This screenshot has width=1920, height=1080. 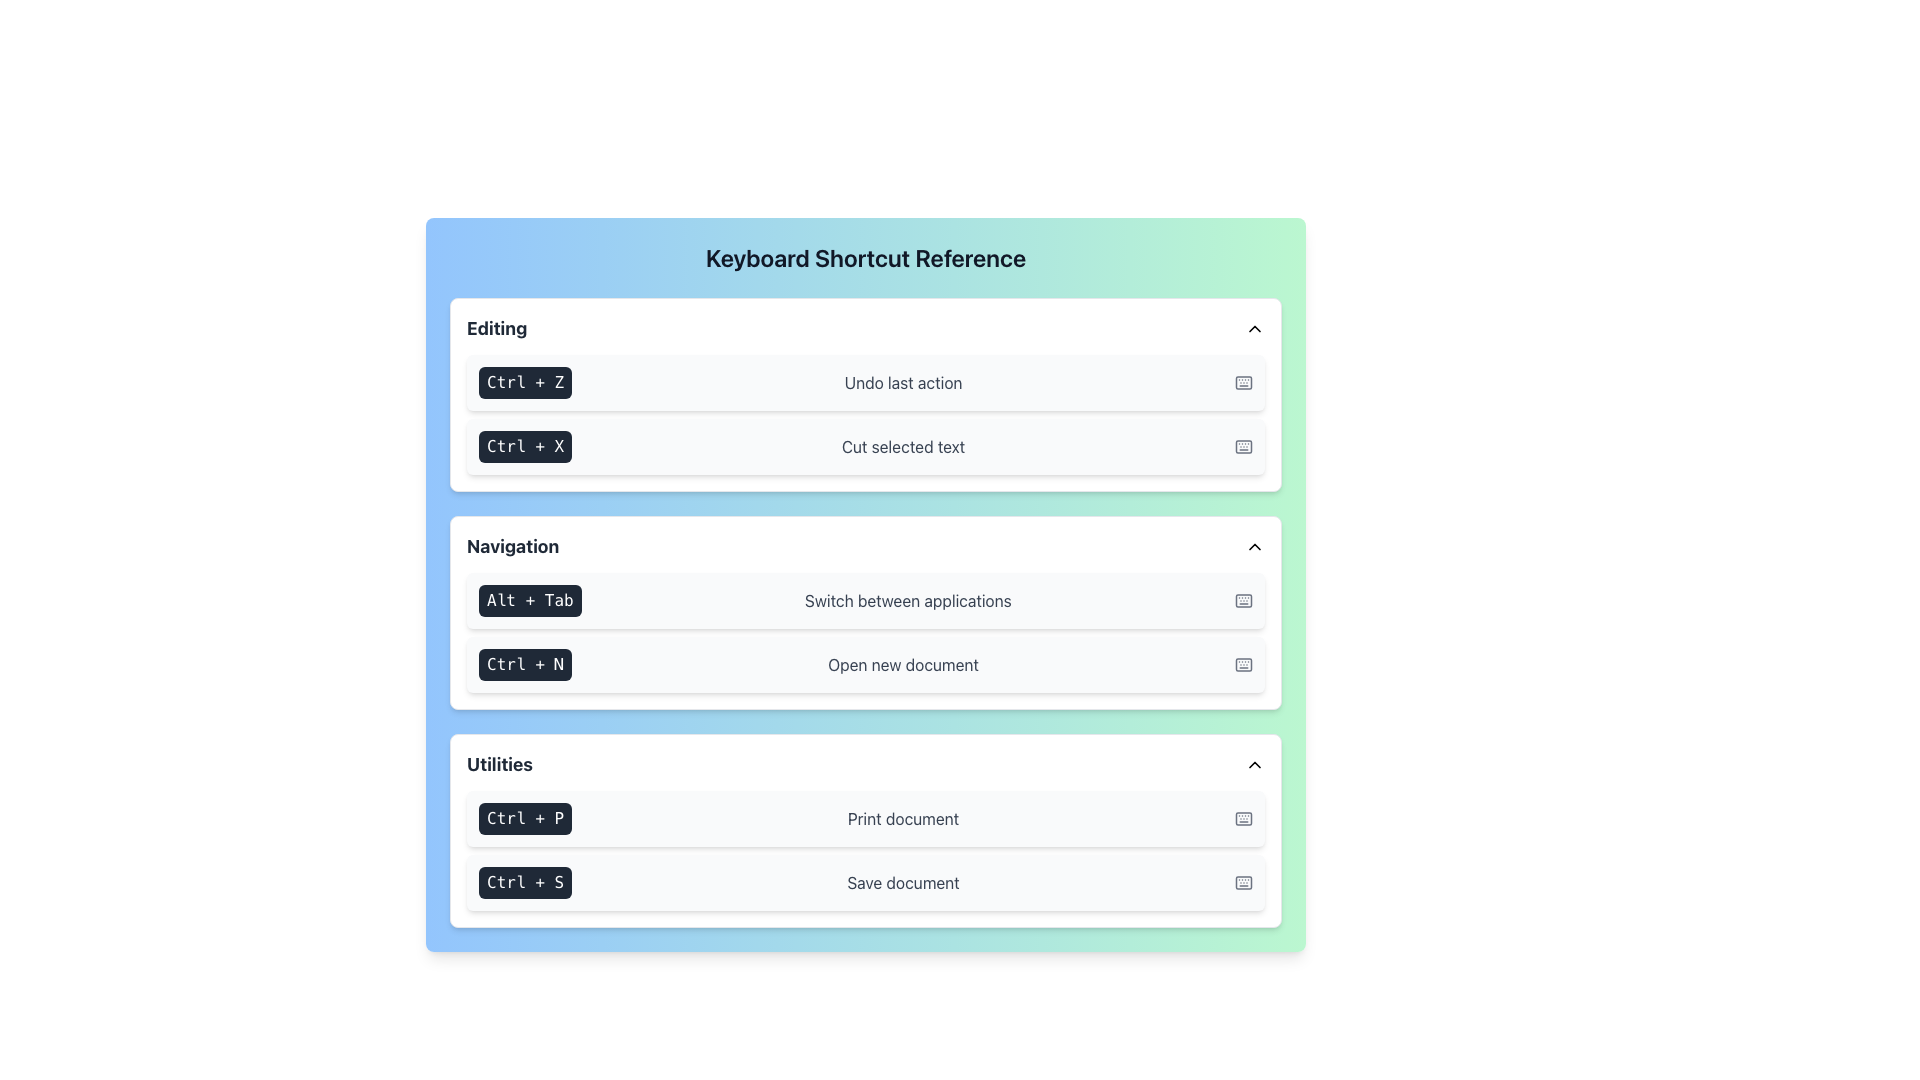 What do you see at coordinates (902, 382) in the screenshot?
I see `text label displaying 'Undo last action' located to the right of the 'Ctrl + Z' keyboard shortcut in the Editing category` at bounding box center [902, 382].